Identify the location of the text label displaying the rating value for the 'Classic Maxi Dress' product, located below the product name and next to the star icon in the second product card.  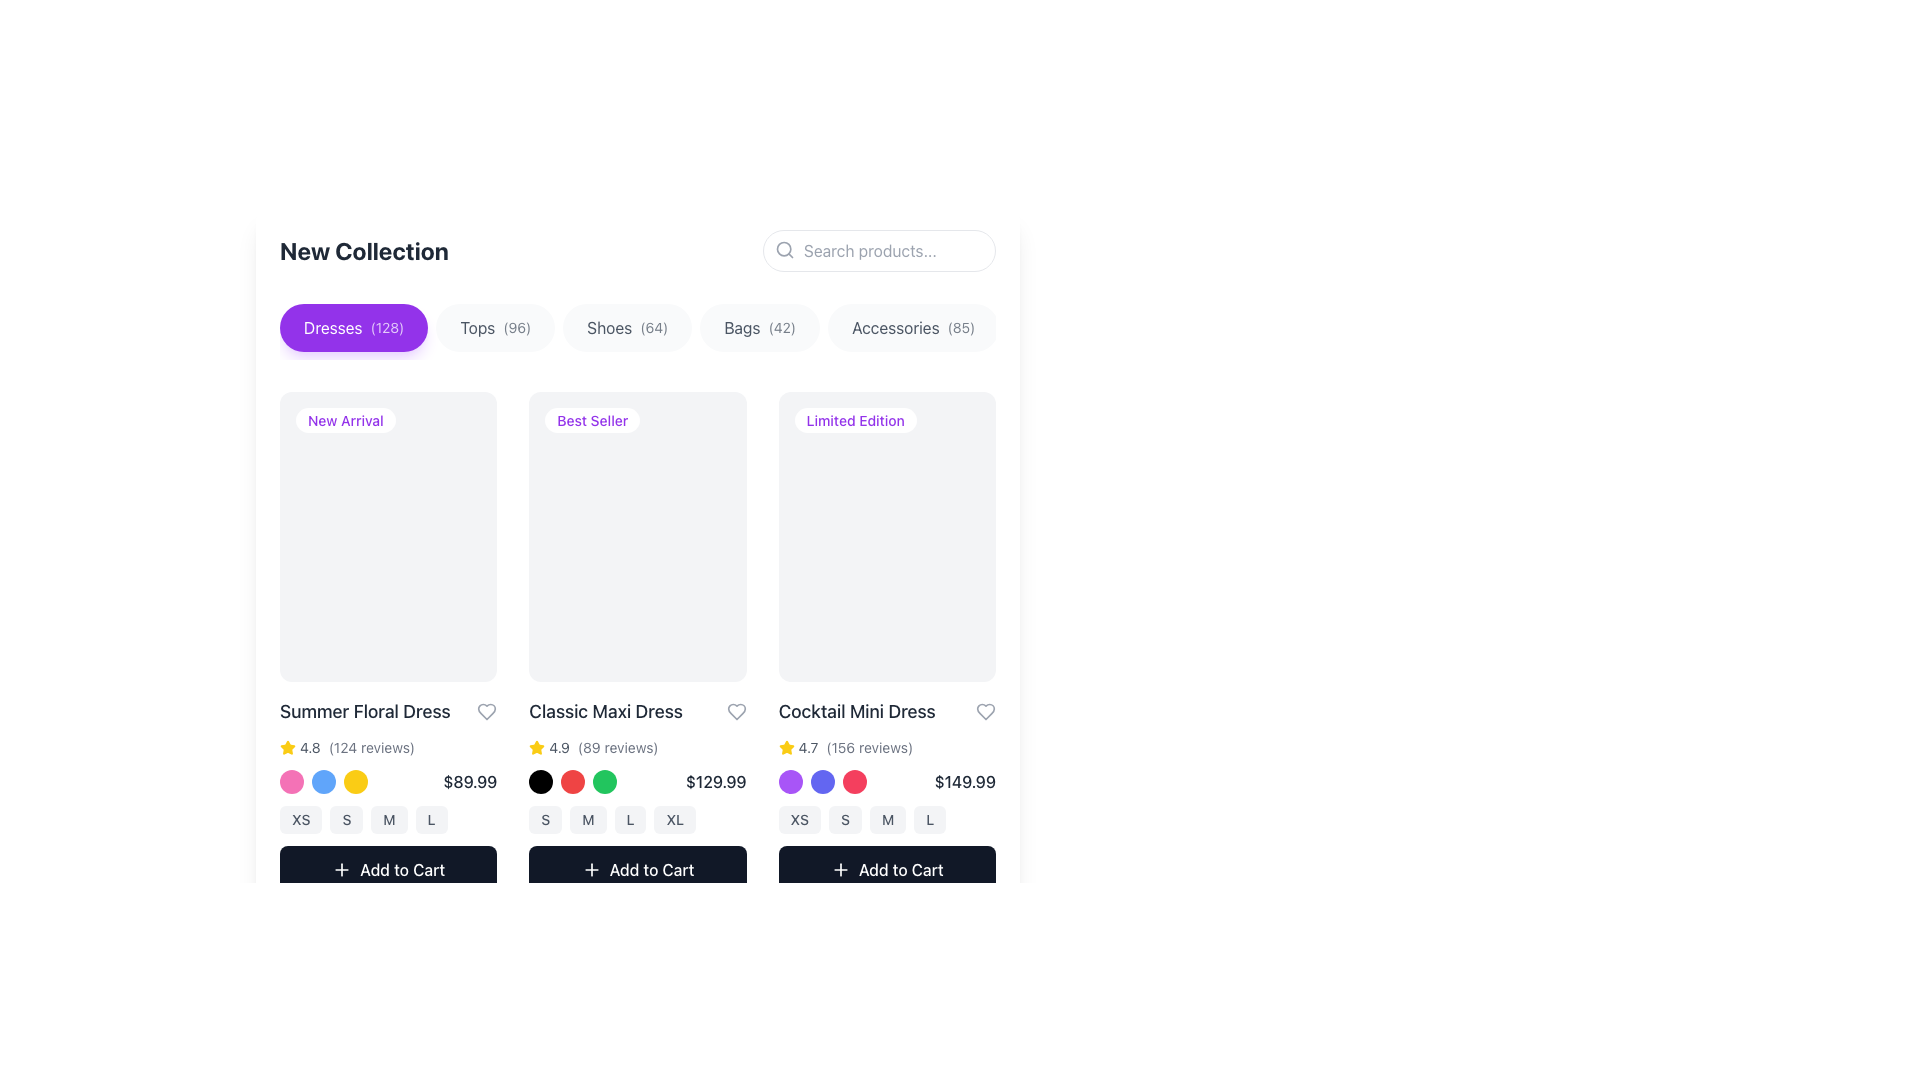
(559, 747).